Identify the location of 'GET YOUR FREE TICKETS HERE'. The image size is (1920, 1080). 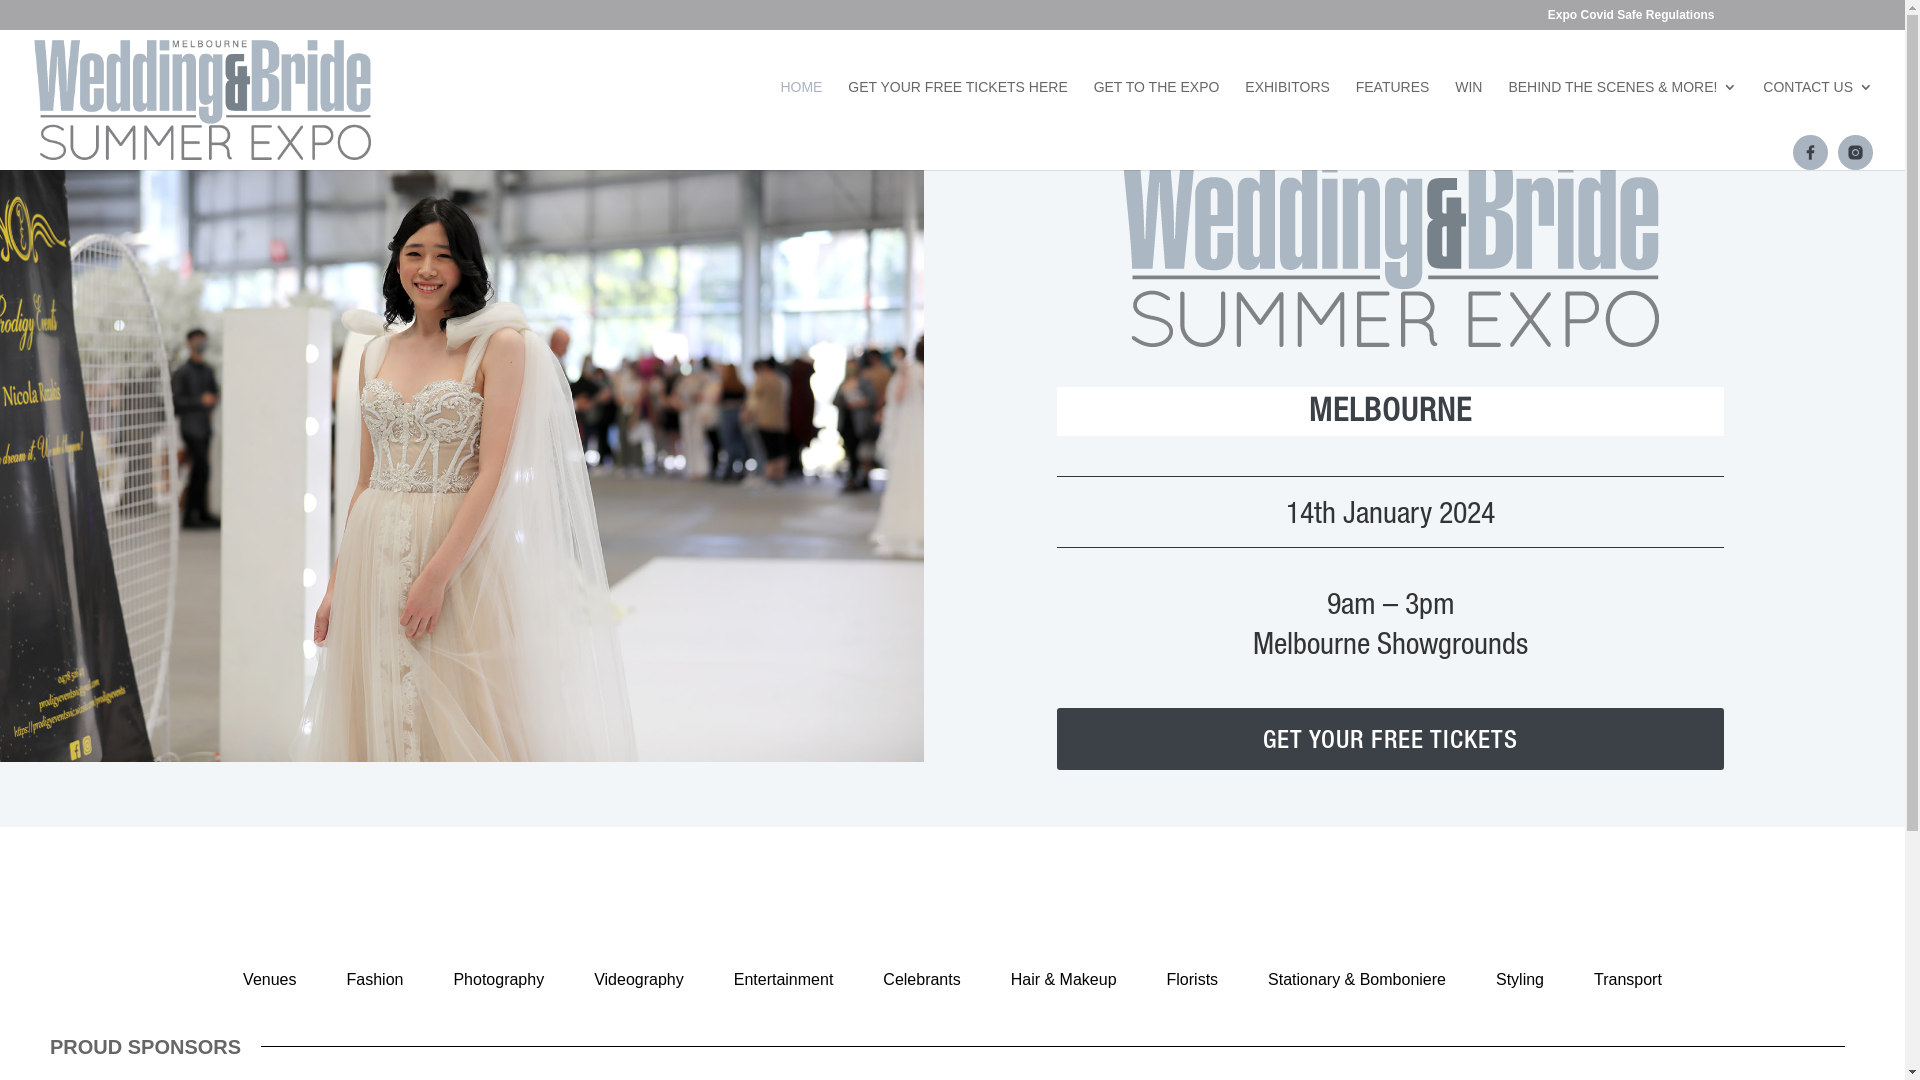
(848, 111).